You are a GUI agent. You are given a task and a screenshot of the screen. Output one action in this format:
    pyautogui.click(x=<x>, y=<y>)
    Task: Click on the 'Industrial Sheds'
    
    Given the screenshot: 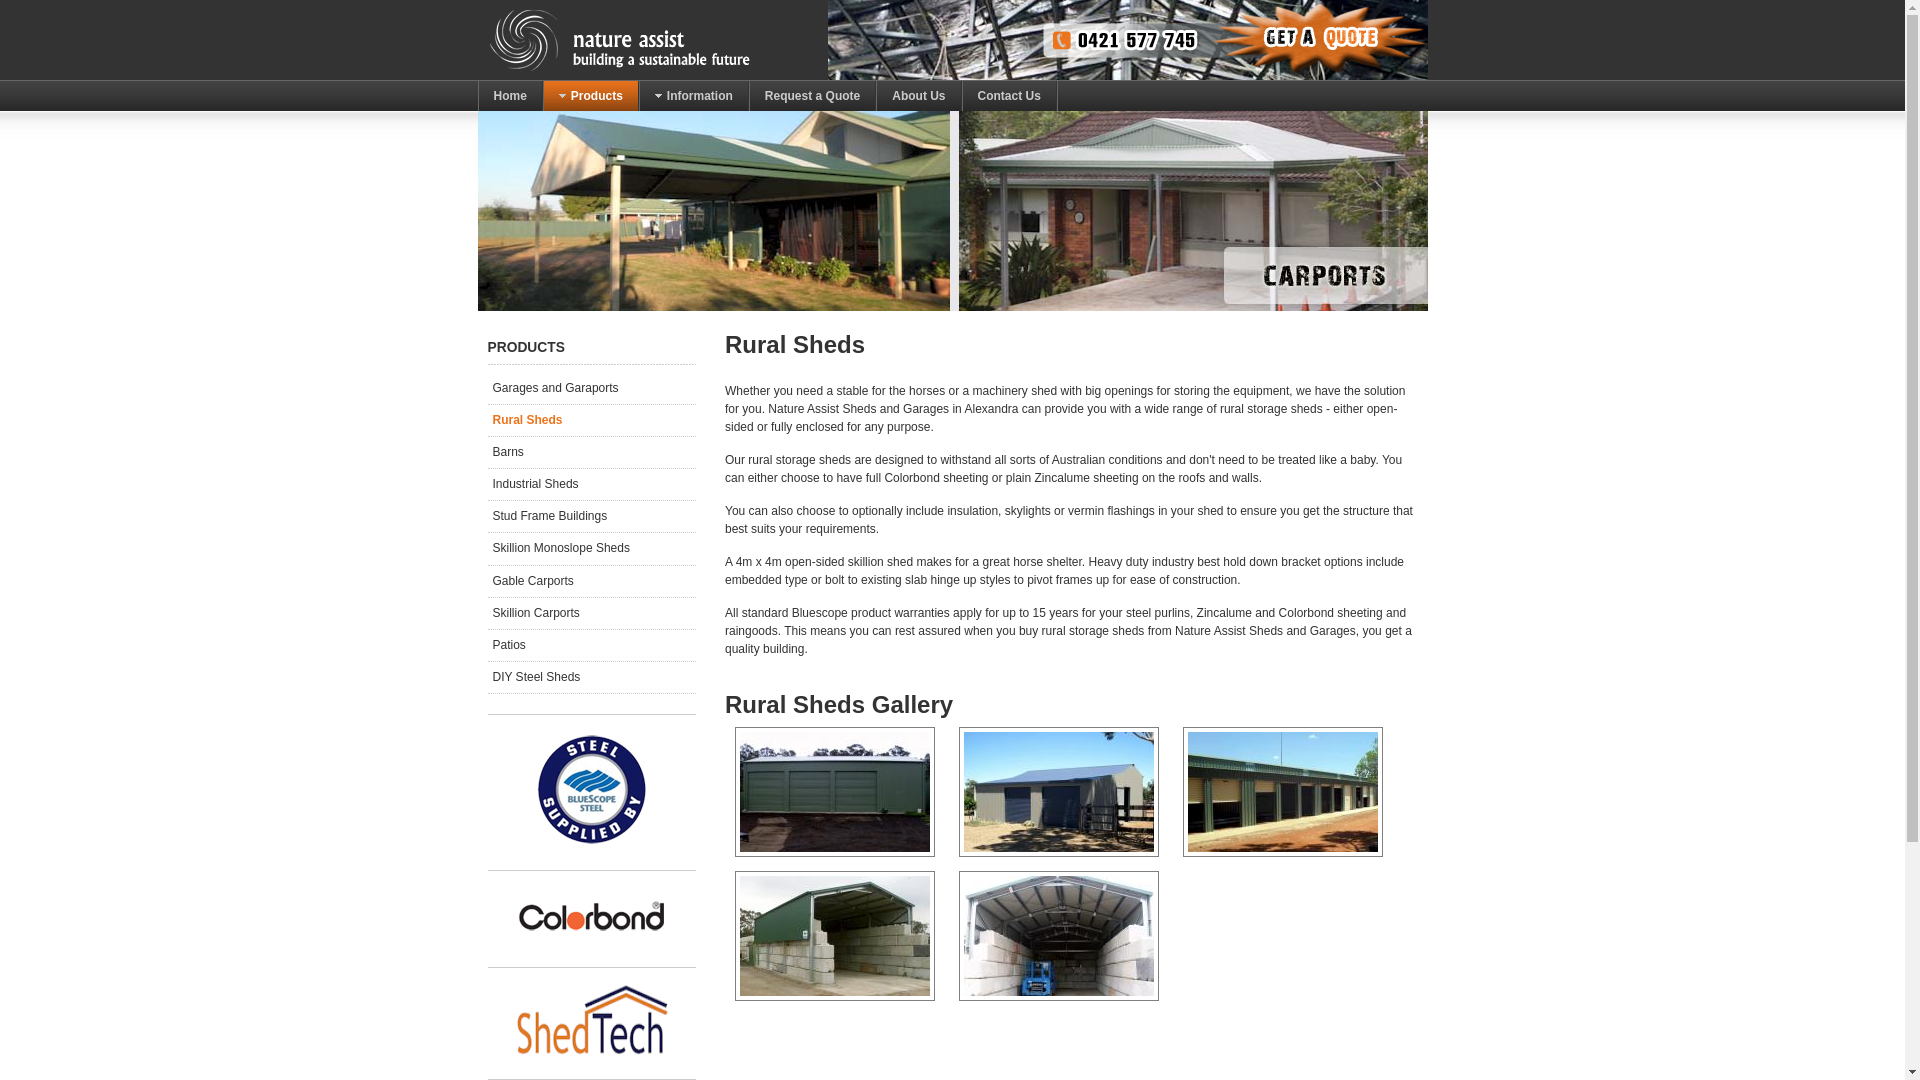 What is the action you would take?
    pyautogui.click(x=488, y=484)
    